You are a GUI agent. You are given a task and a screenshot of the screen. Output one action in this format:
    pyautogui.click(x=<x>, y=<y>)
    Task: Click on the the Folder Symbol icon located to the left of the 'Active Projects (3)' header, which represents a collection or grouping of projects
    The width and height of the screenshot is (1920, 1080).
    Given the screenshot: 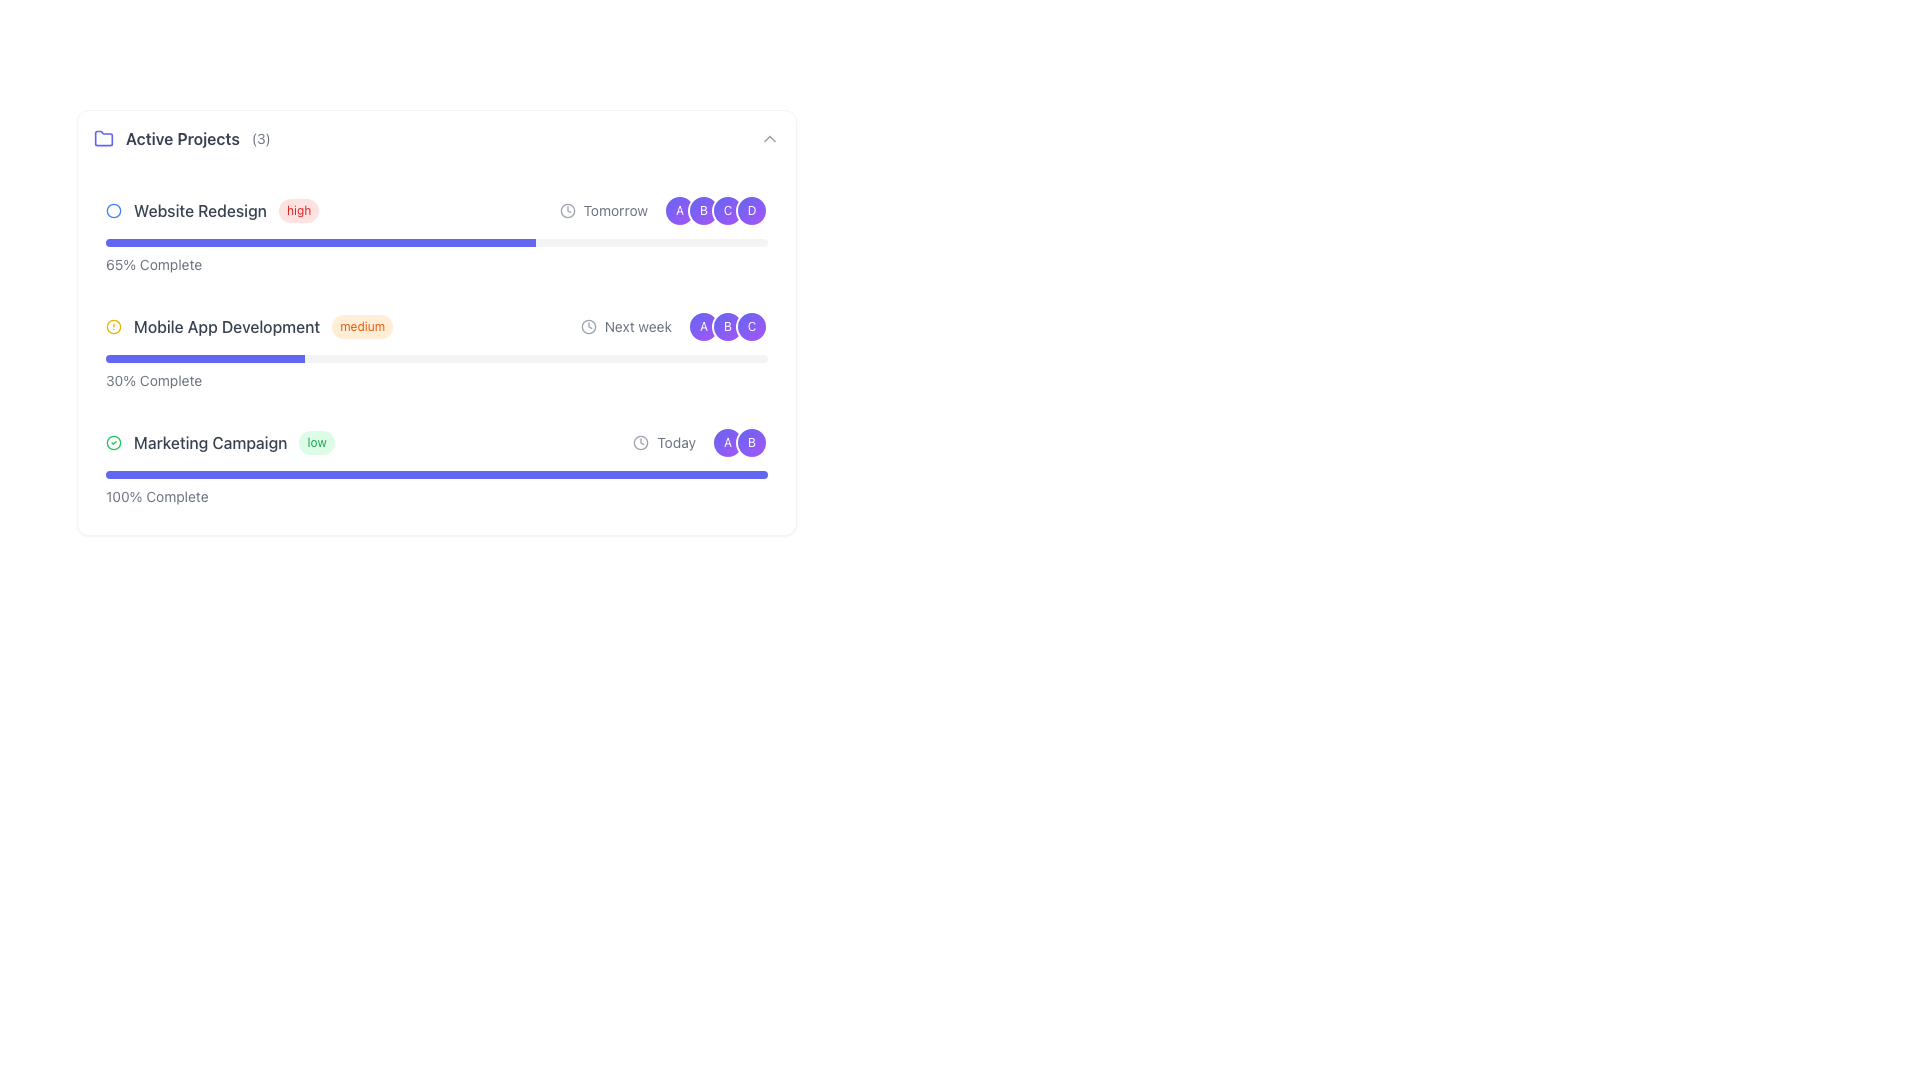 What is the action you would take?
    pyautogui.click(x=103, y=137)
    